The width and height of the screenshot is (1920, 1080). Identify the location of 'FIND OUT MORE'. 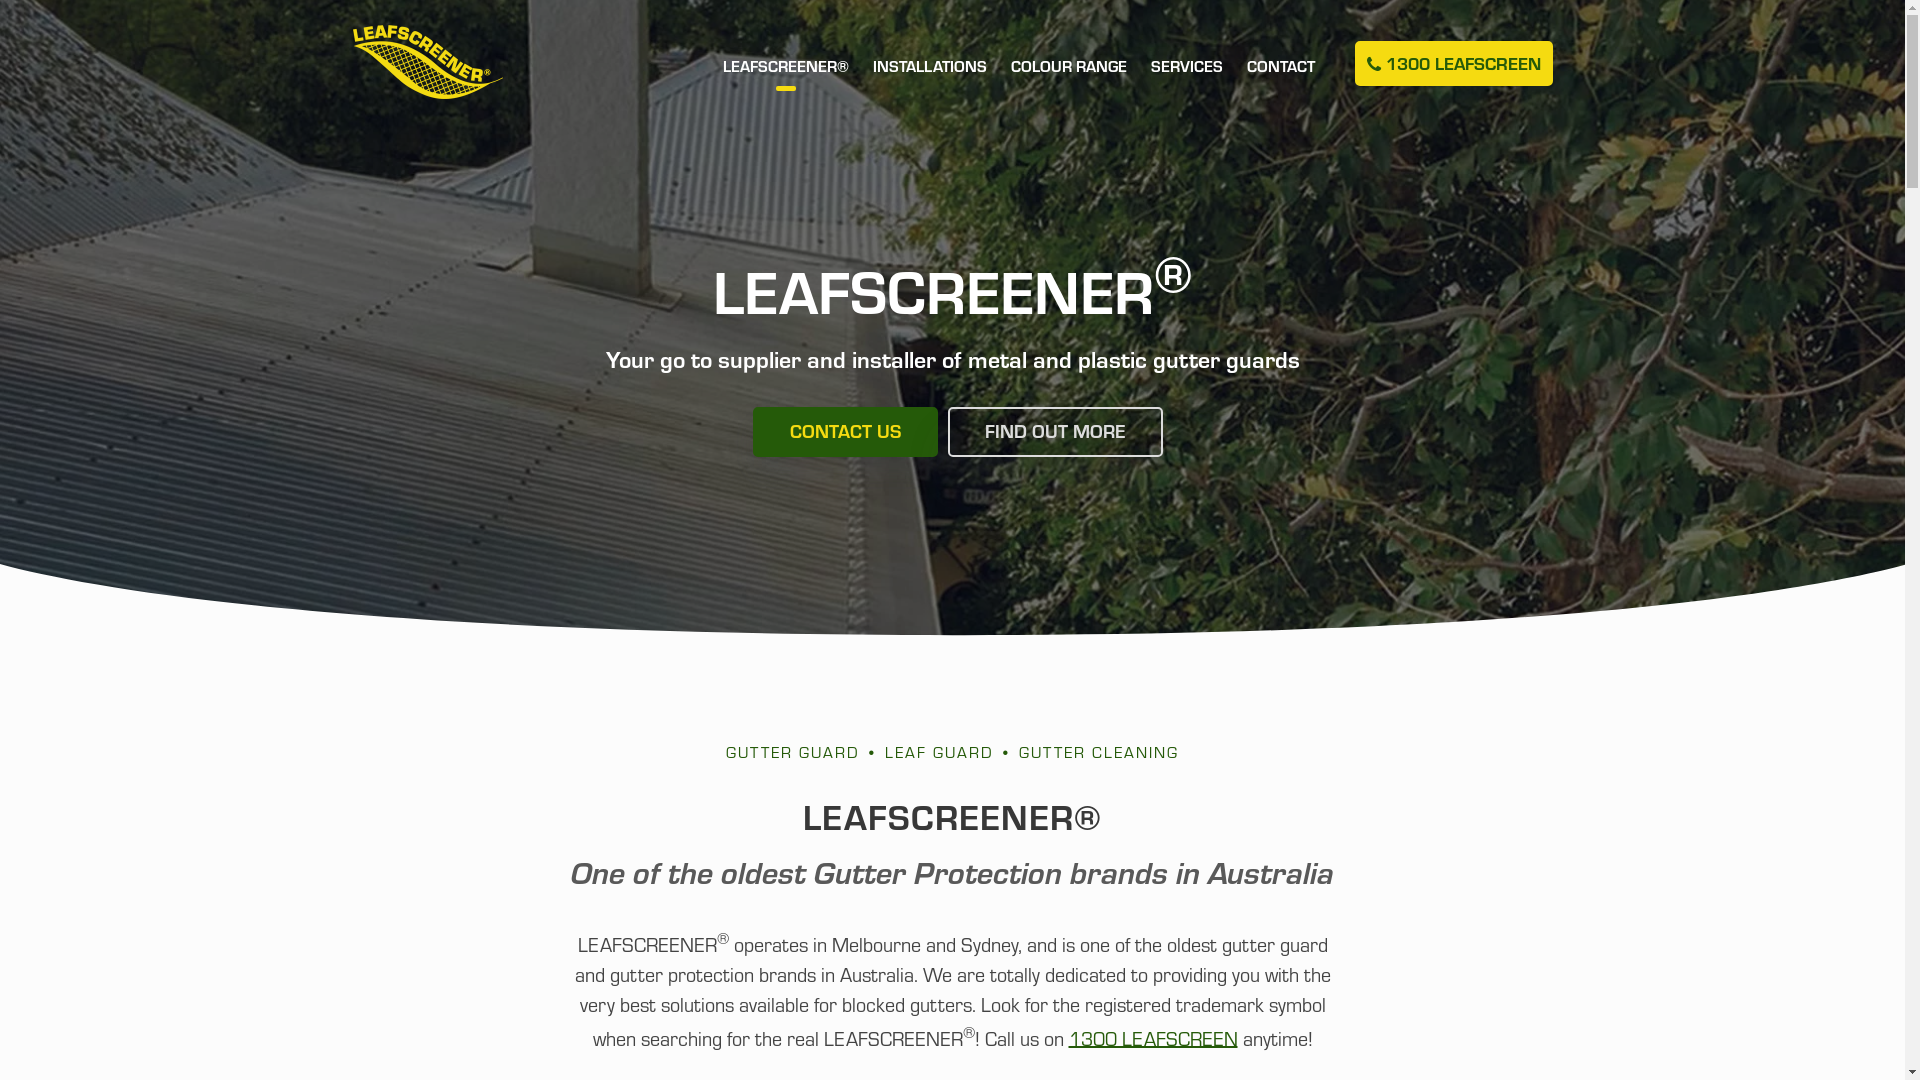
(1054, 431).